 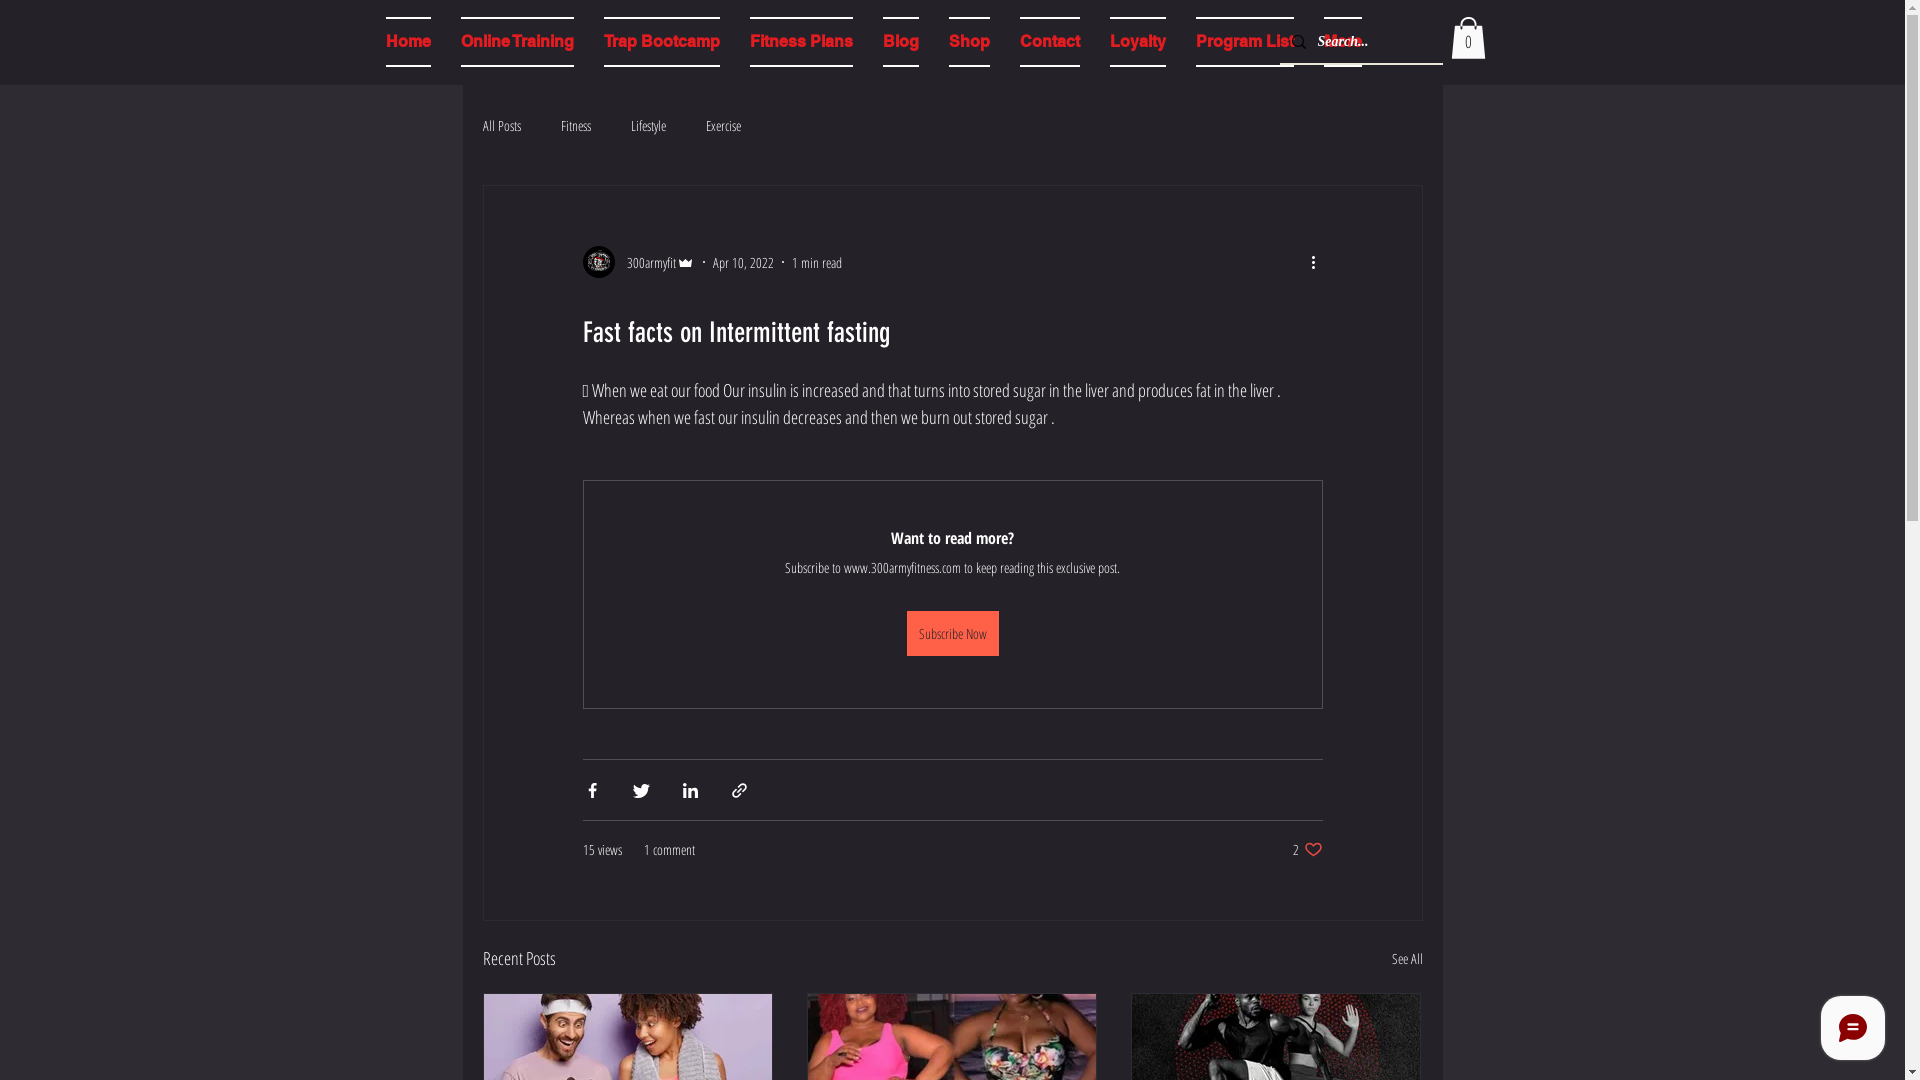 I want to click on 'All Posts', so click(x=500, y=125).